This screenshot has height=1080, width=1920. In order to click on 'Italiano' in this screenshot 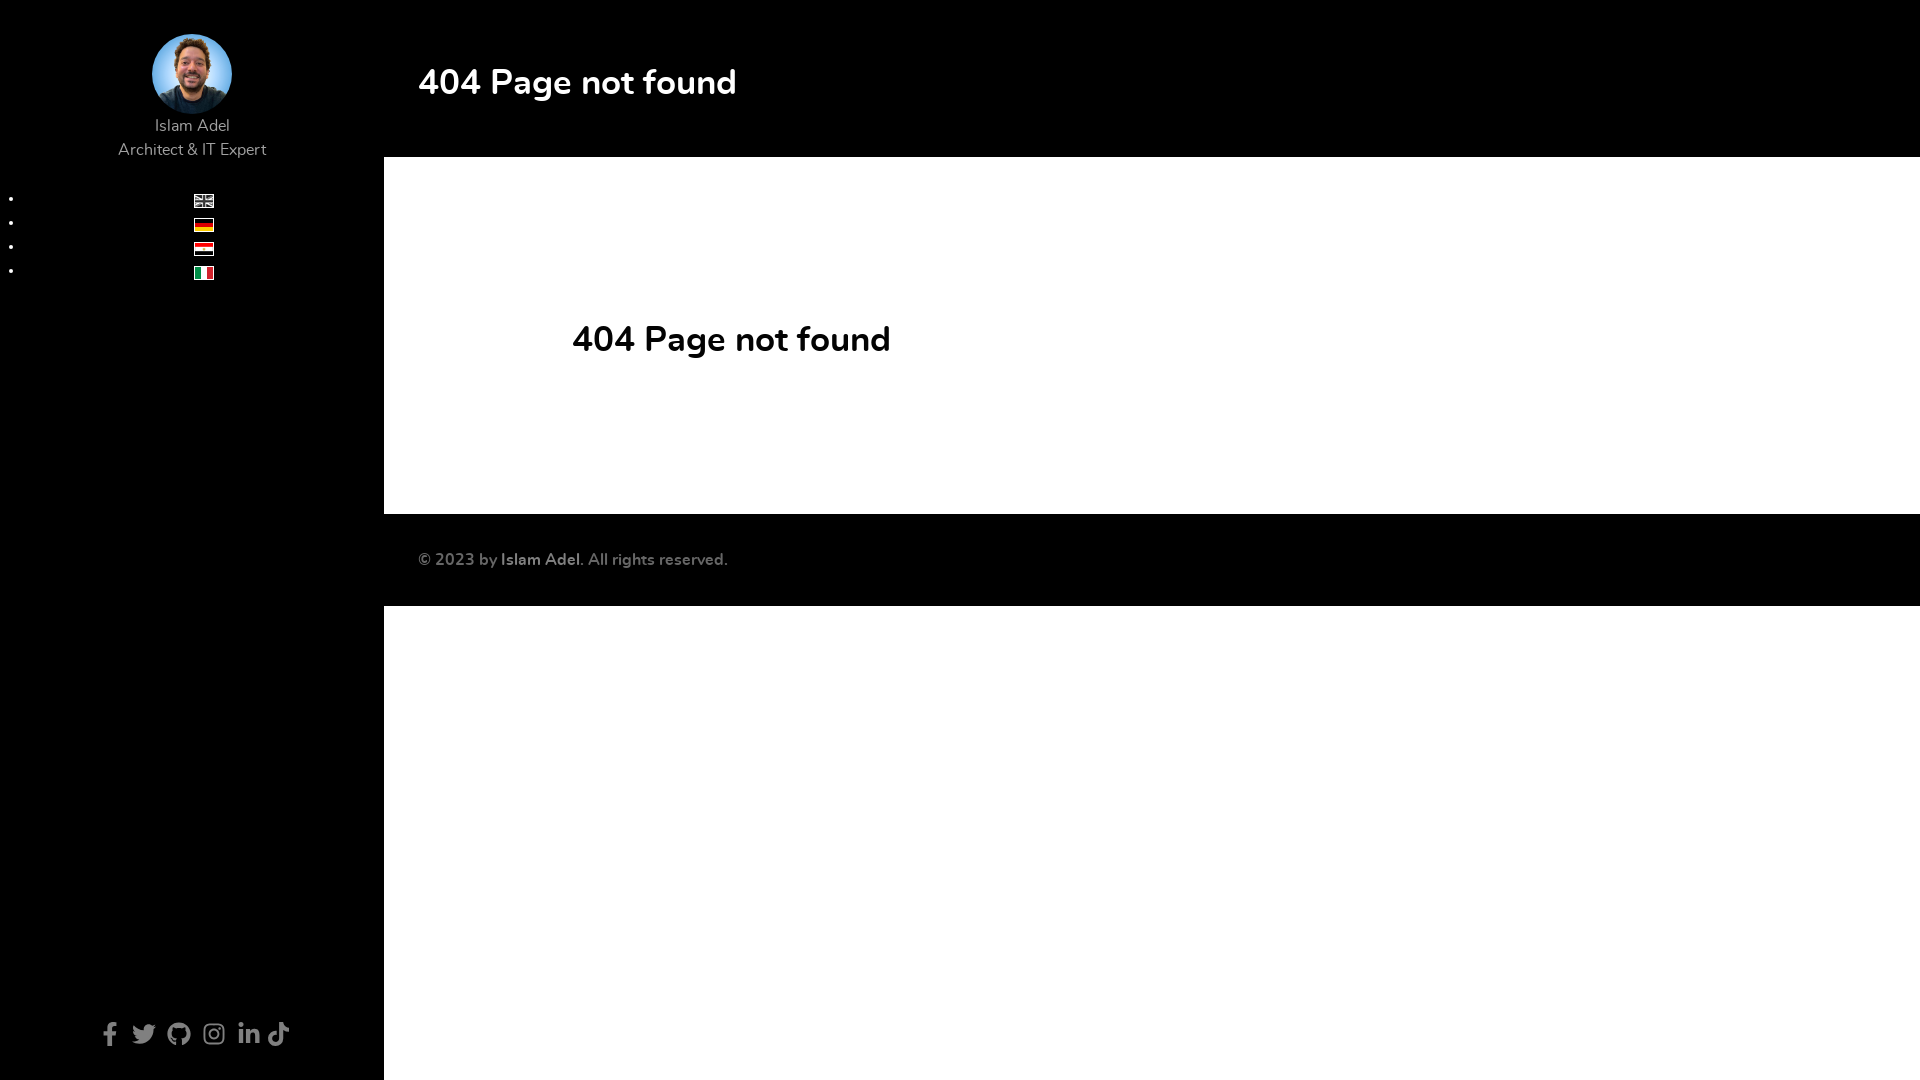, I will do `click(193, 273)`.